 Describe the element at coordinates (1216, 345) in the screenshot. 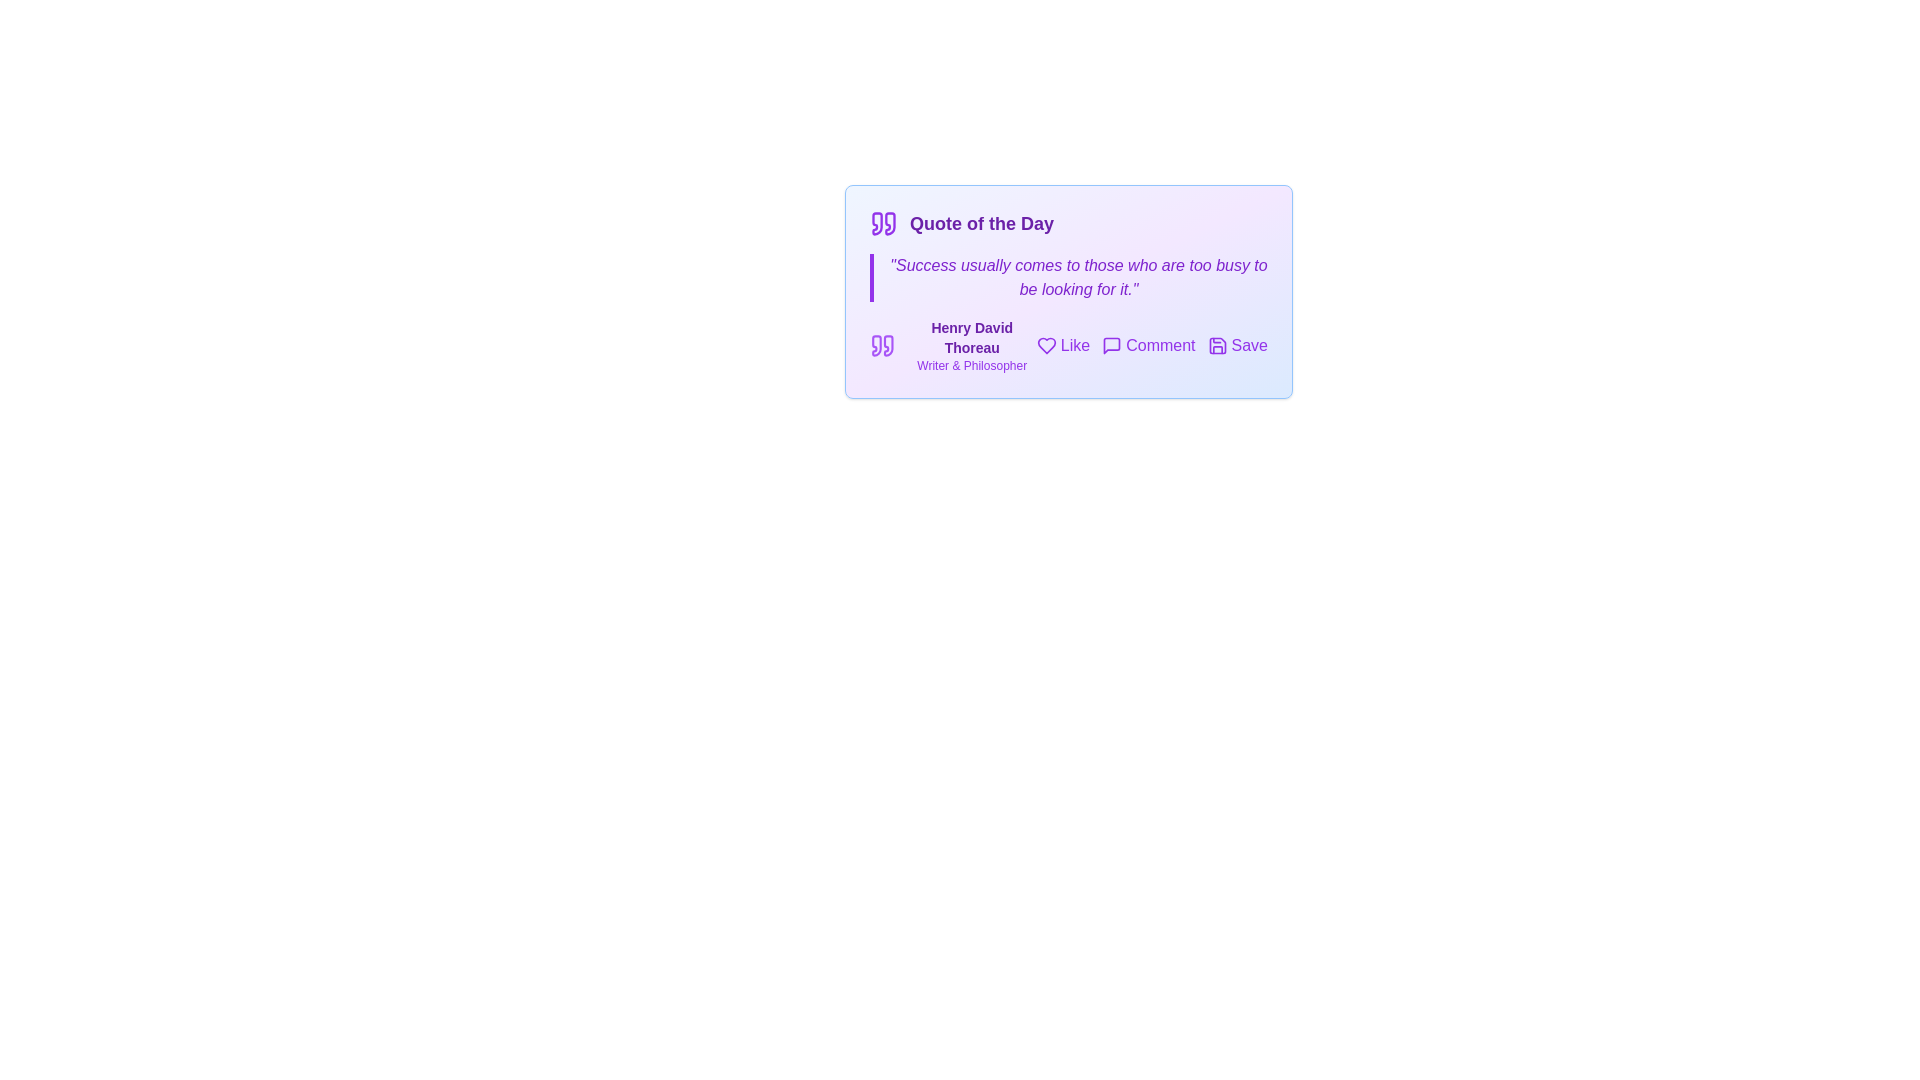

I see `the floppy disk icon button associated with the 'Save' function` at that location.